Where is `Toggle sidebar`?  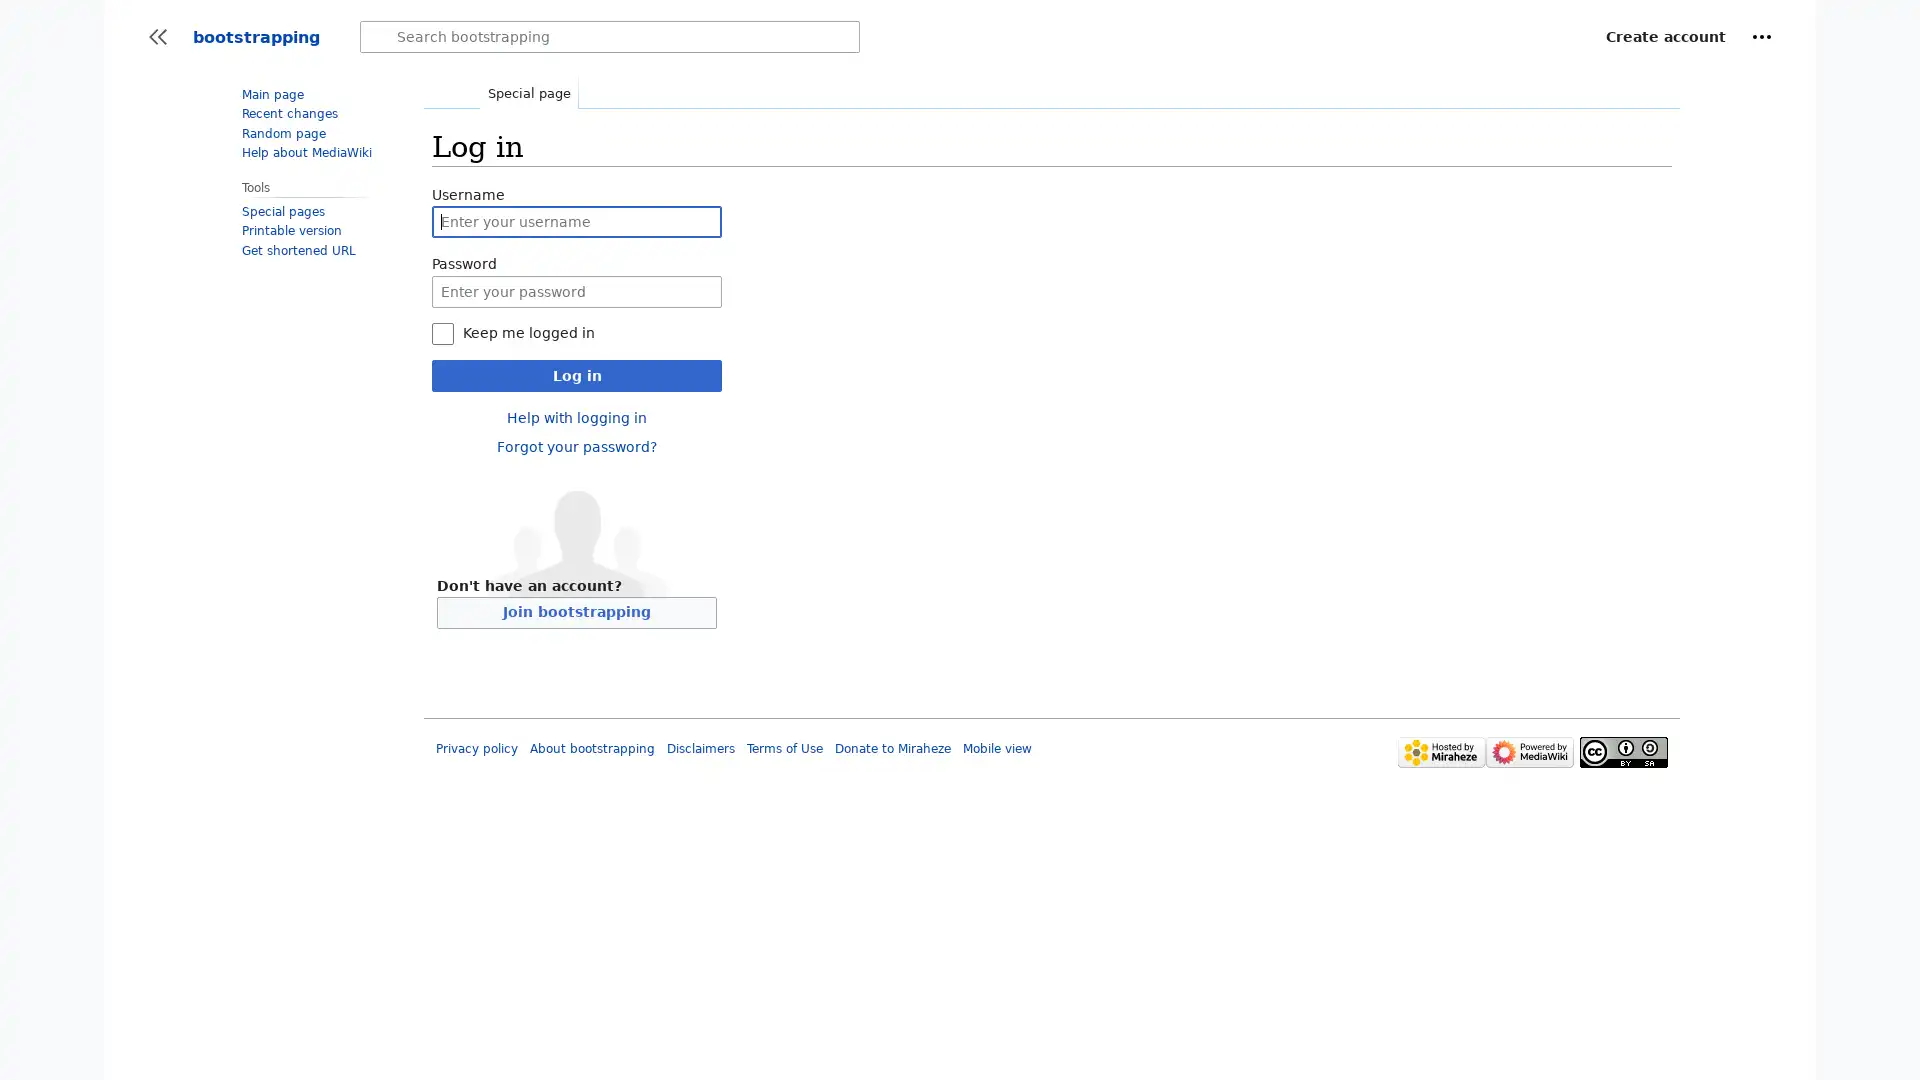
Toggle sidebar is located at coordinates (157, 37).